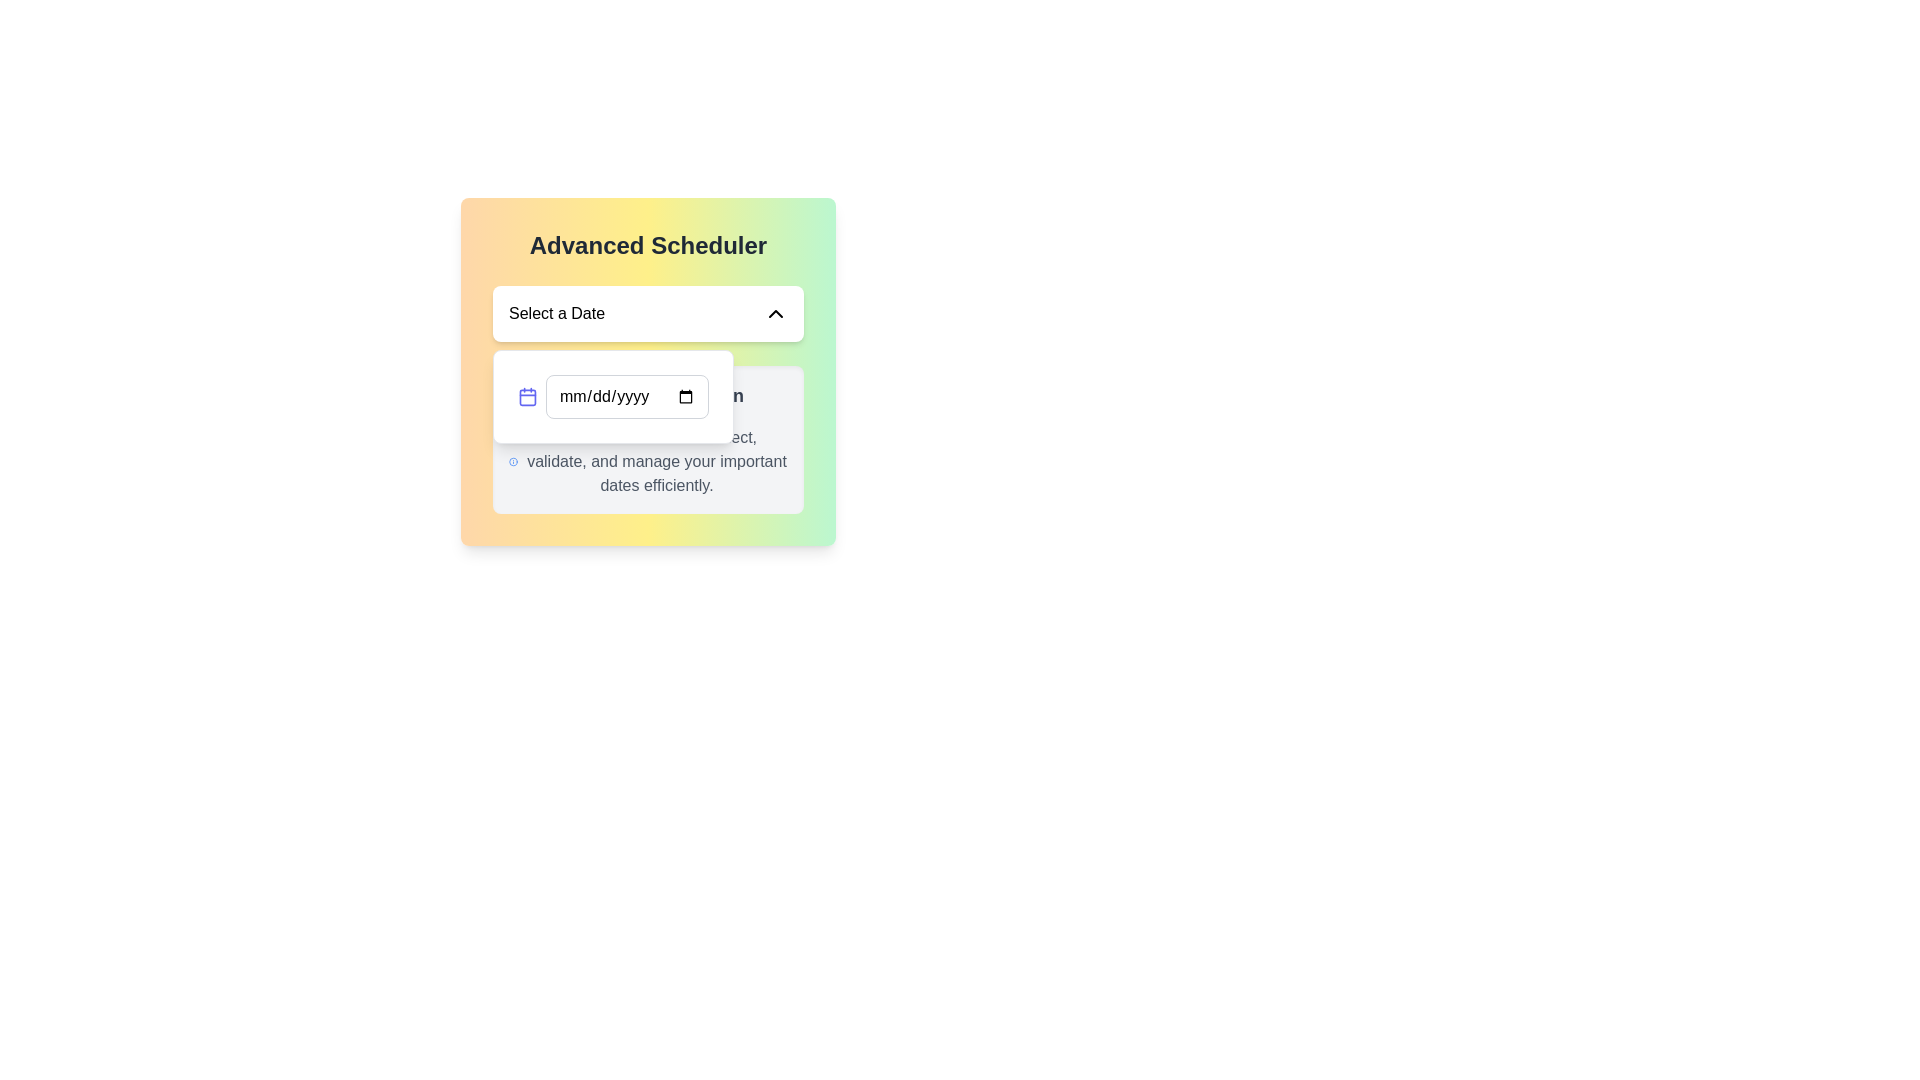  What do you see at coordinates (648, 462) in the screenshot?
I see `informational text block located beneath the 'Scheduler Information' heading, adjacent to the blue circular icon` at bounding box center [648, 462].